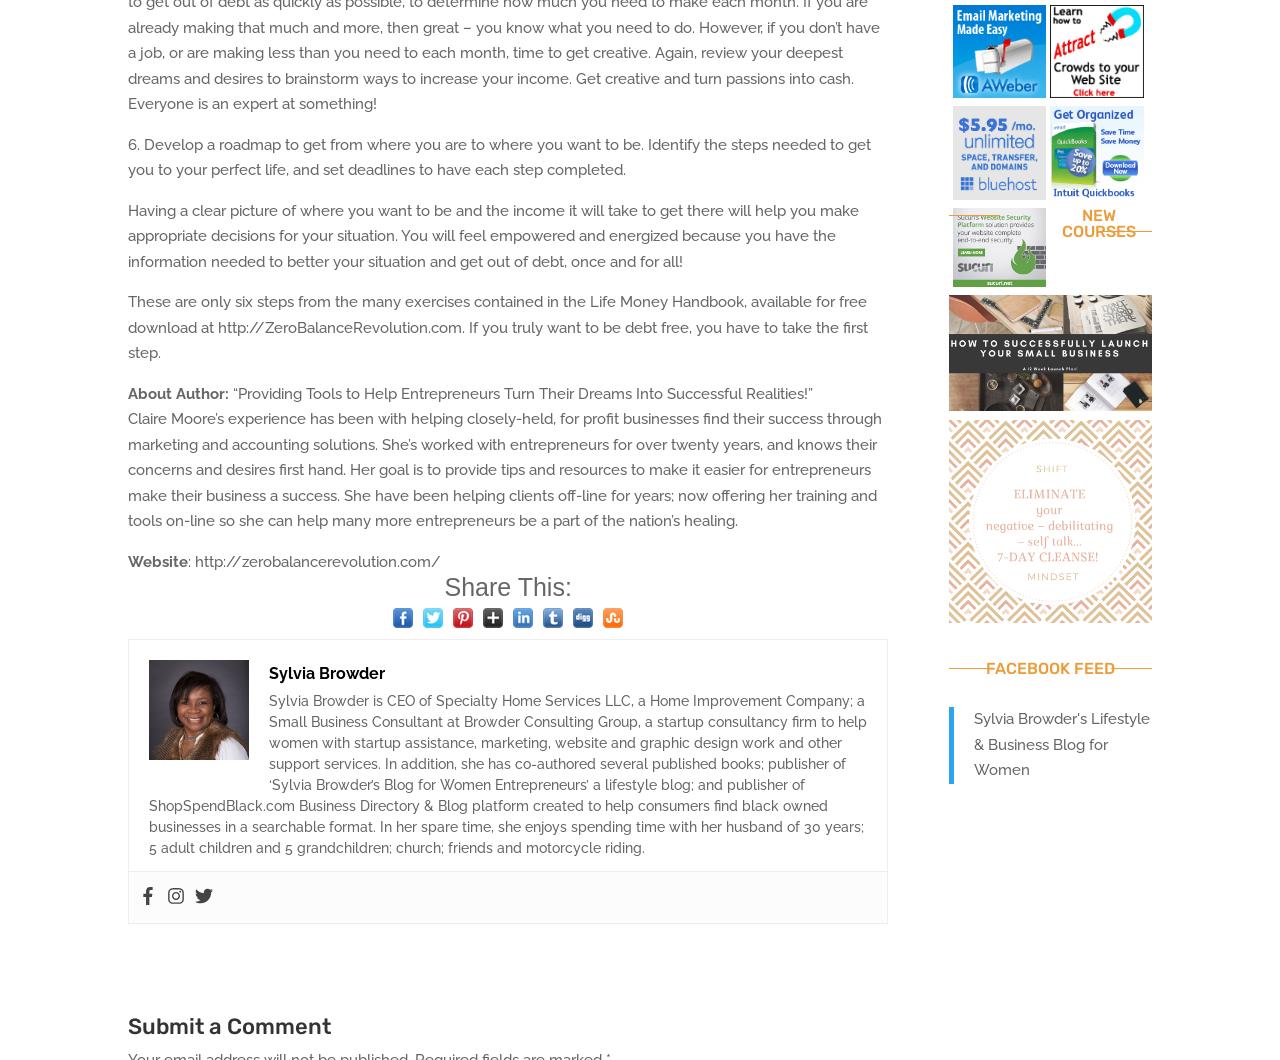 The height and width of the screenshot is (1060, 1280). Describe the element at coordinates (1061, 743) in the screenshot. I see `'Sylvia Browder's Lifestyle & Business Blog for Women'` at that location.